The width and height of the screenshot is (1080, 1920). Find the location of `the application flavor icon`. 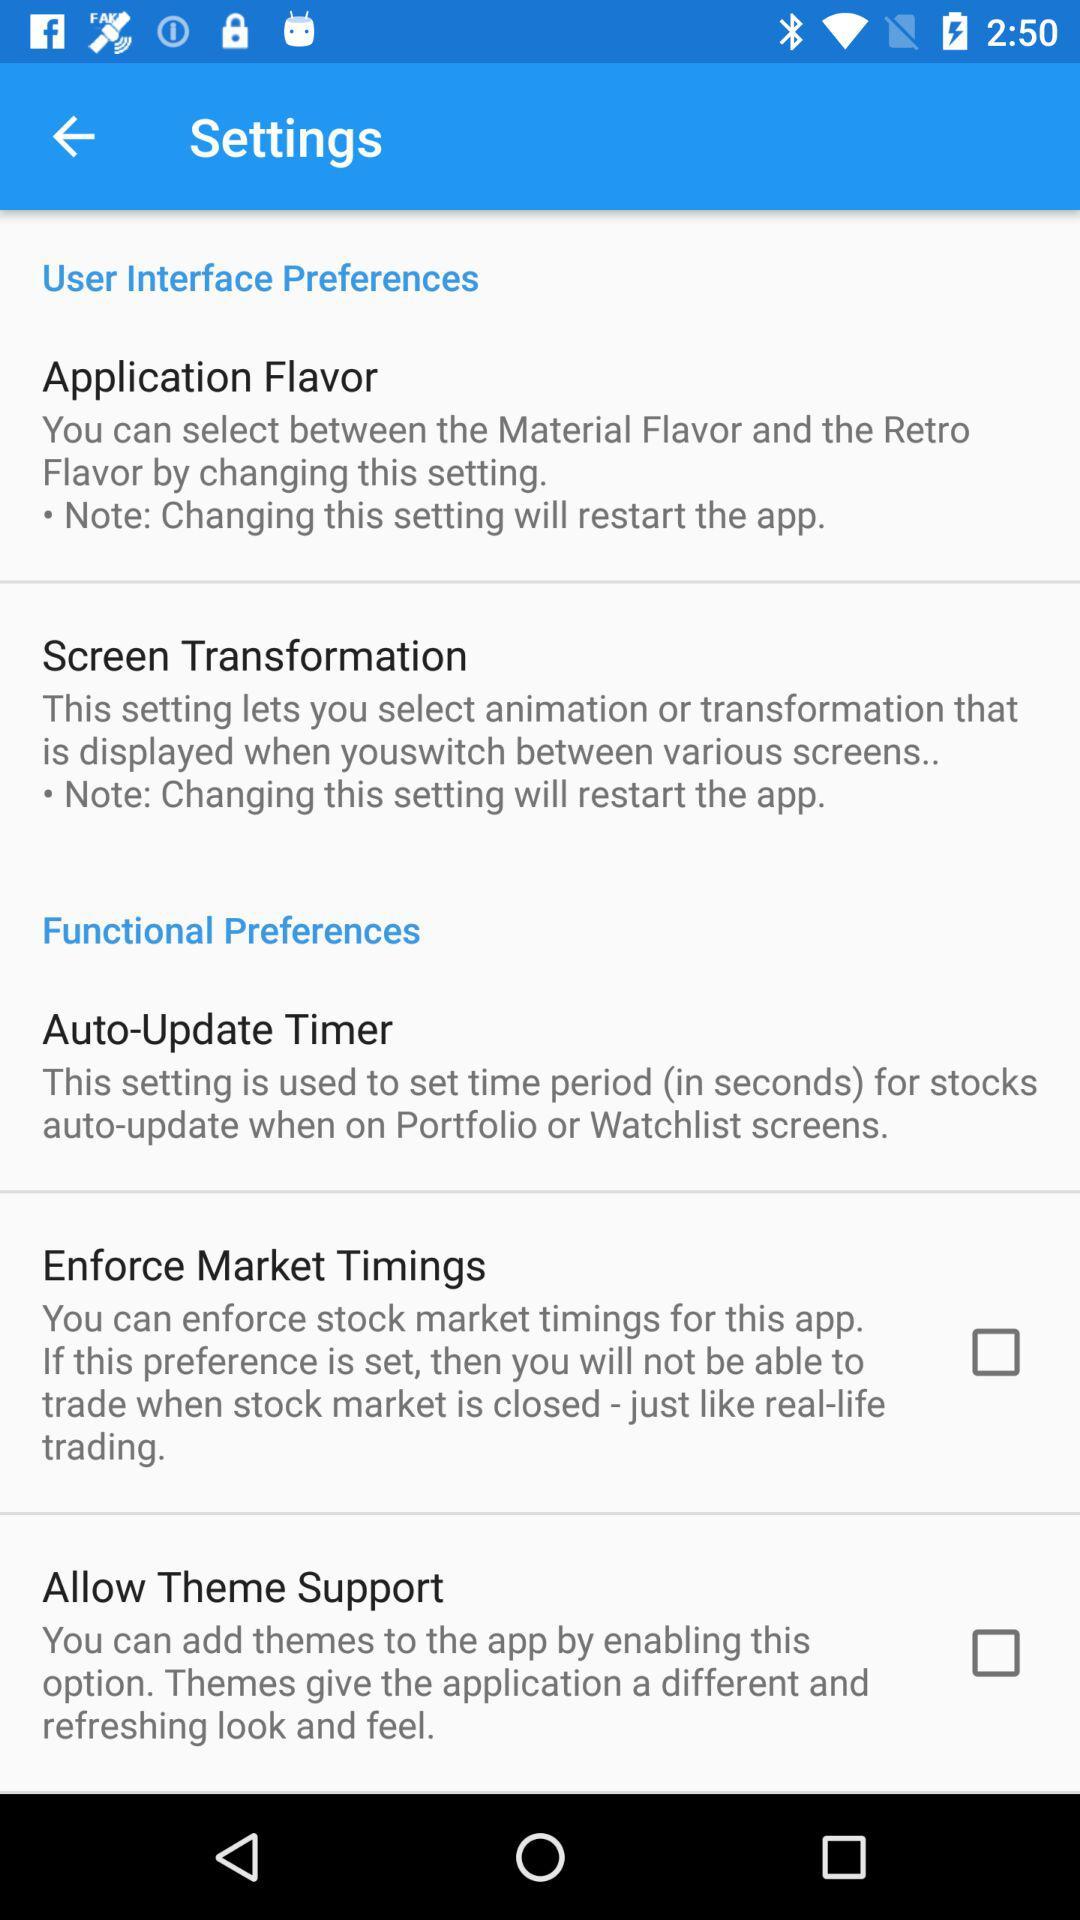

the application flavor icon is located at coordinates (209, 374).